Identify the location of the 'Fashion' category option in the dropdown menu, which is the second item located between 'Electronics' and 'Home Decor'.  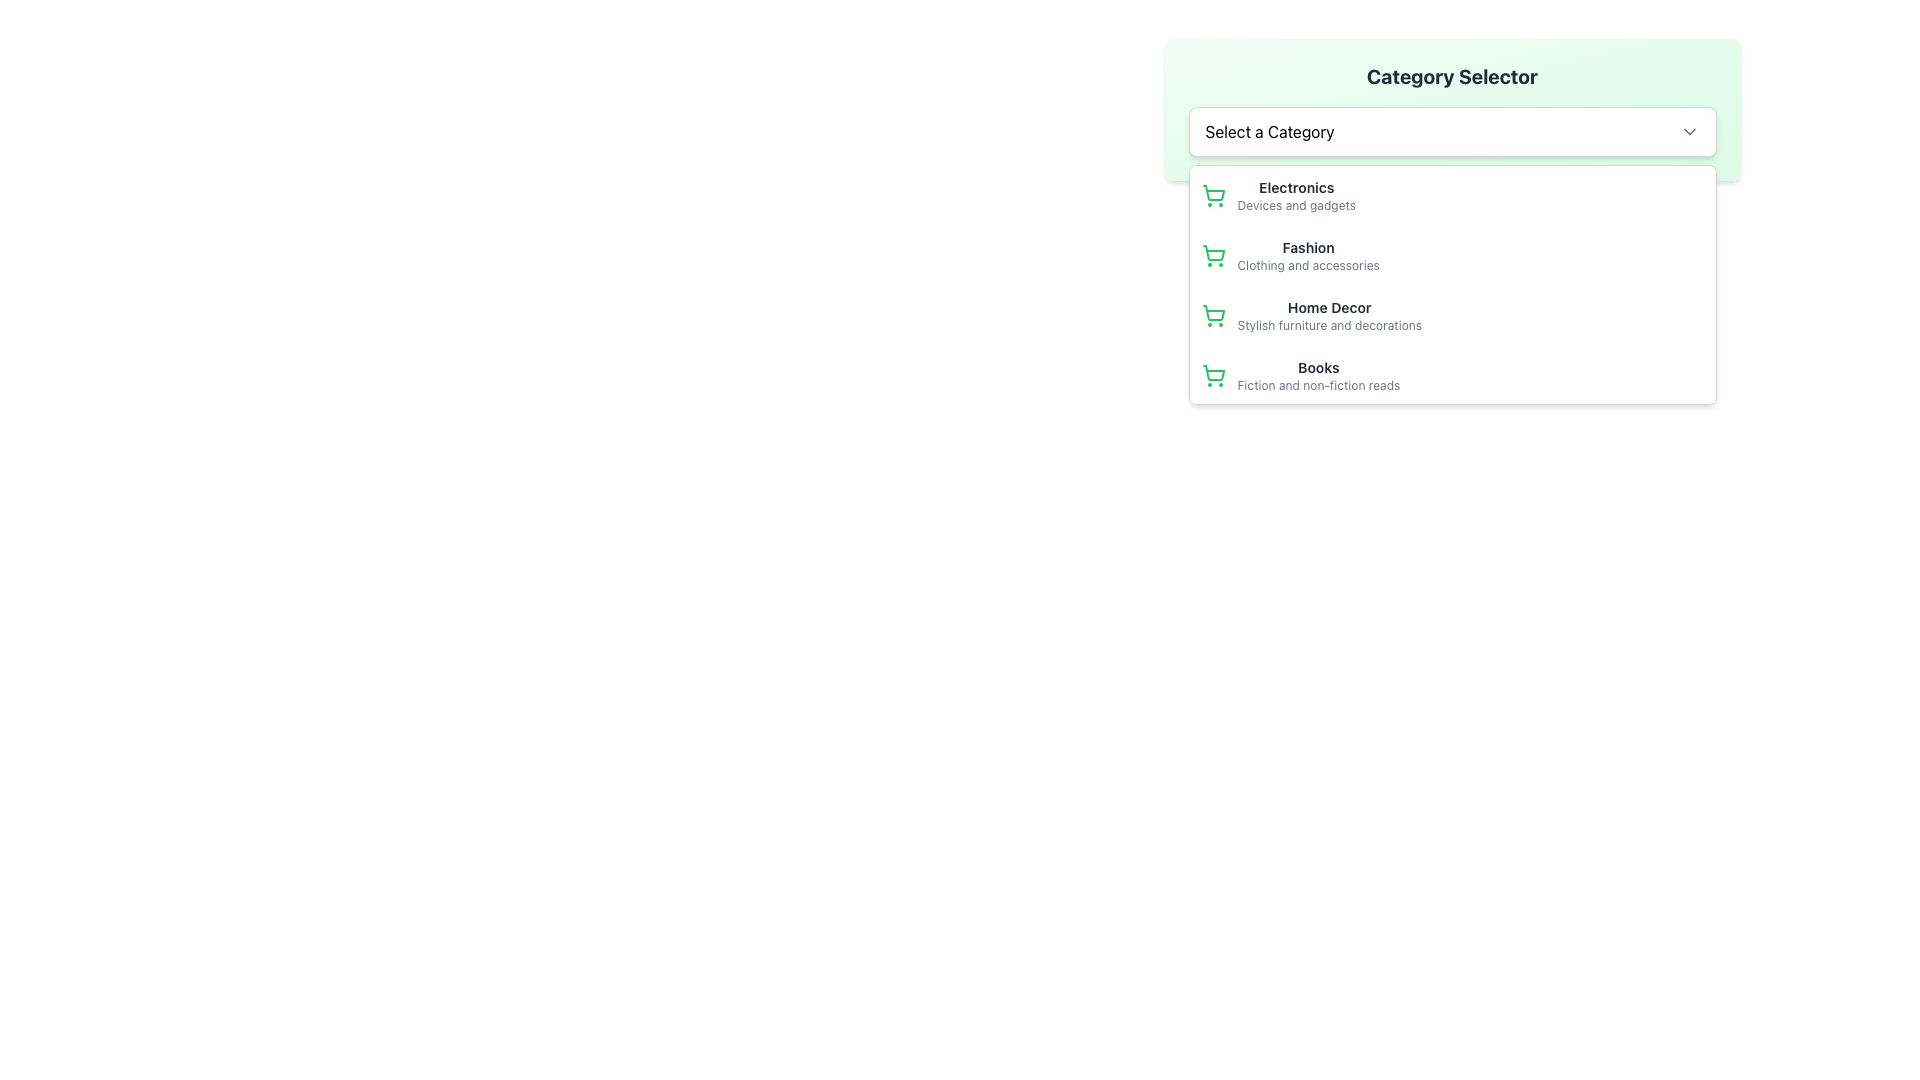
(1452, 254).